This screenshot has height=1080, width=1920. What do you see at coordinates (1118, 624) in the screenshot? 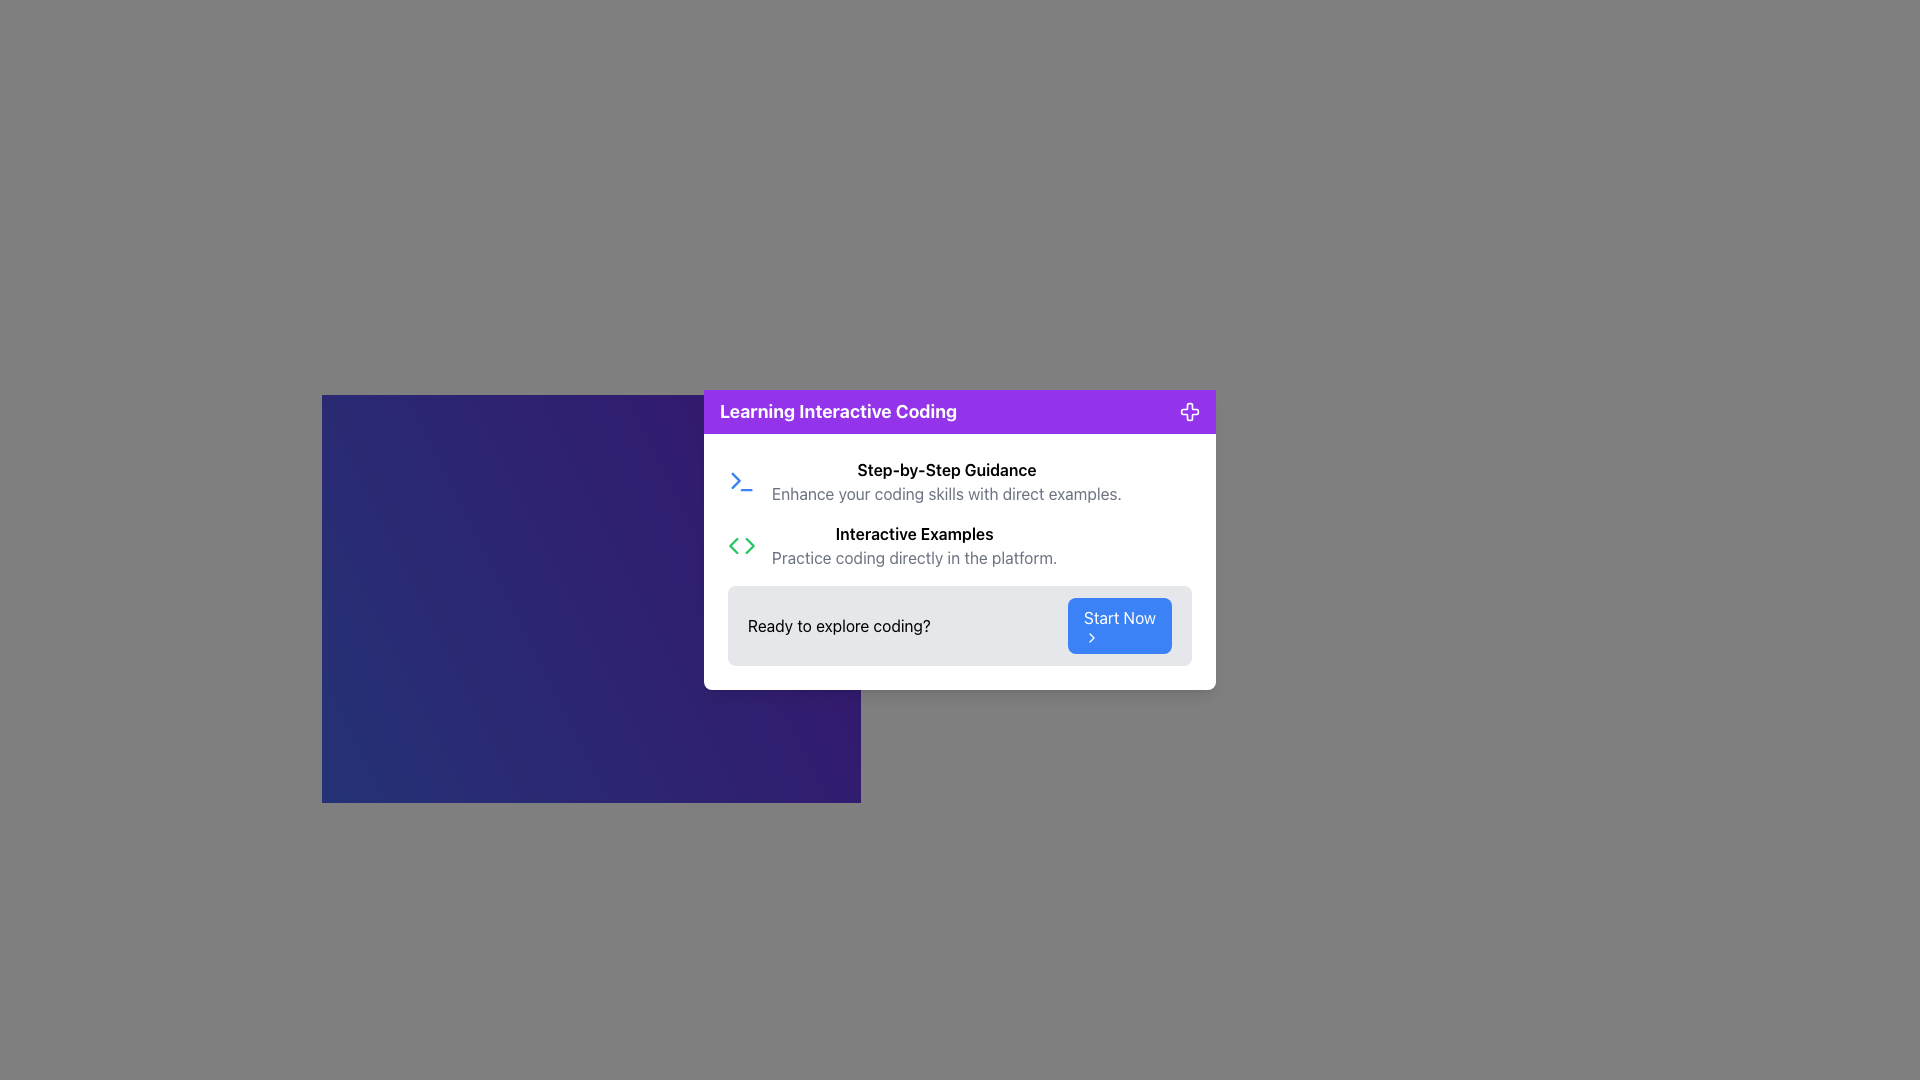
I see `the call-to-action button located` at bounding box center [1118, 624].